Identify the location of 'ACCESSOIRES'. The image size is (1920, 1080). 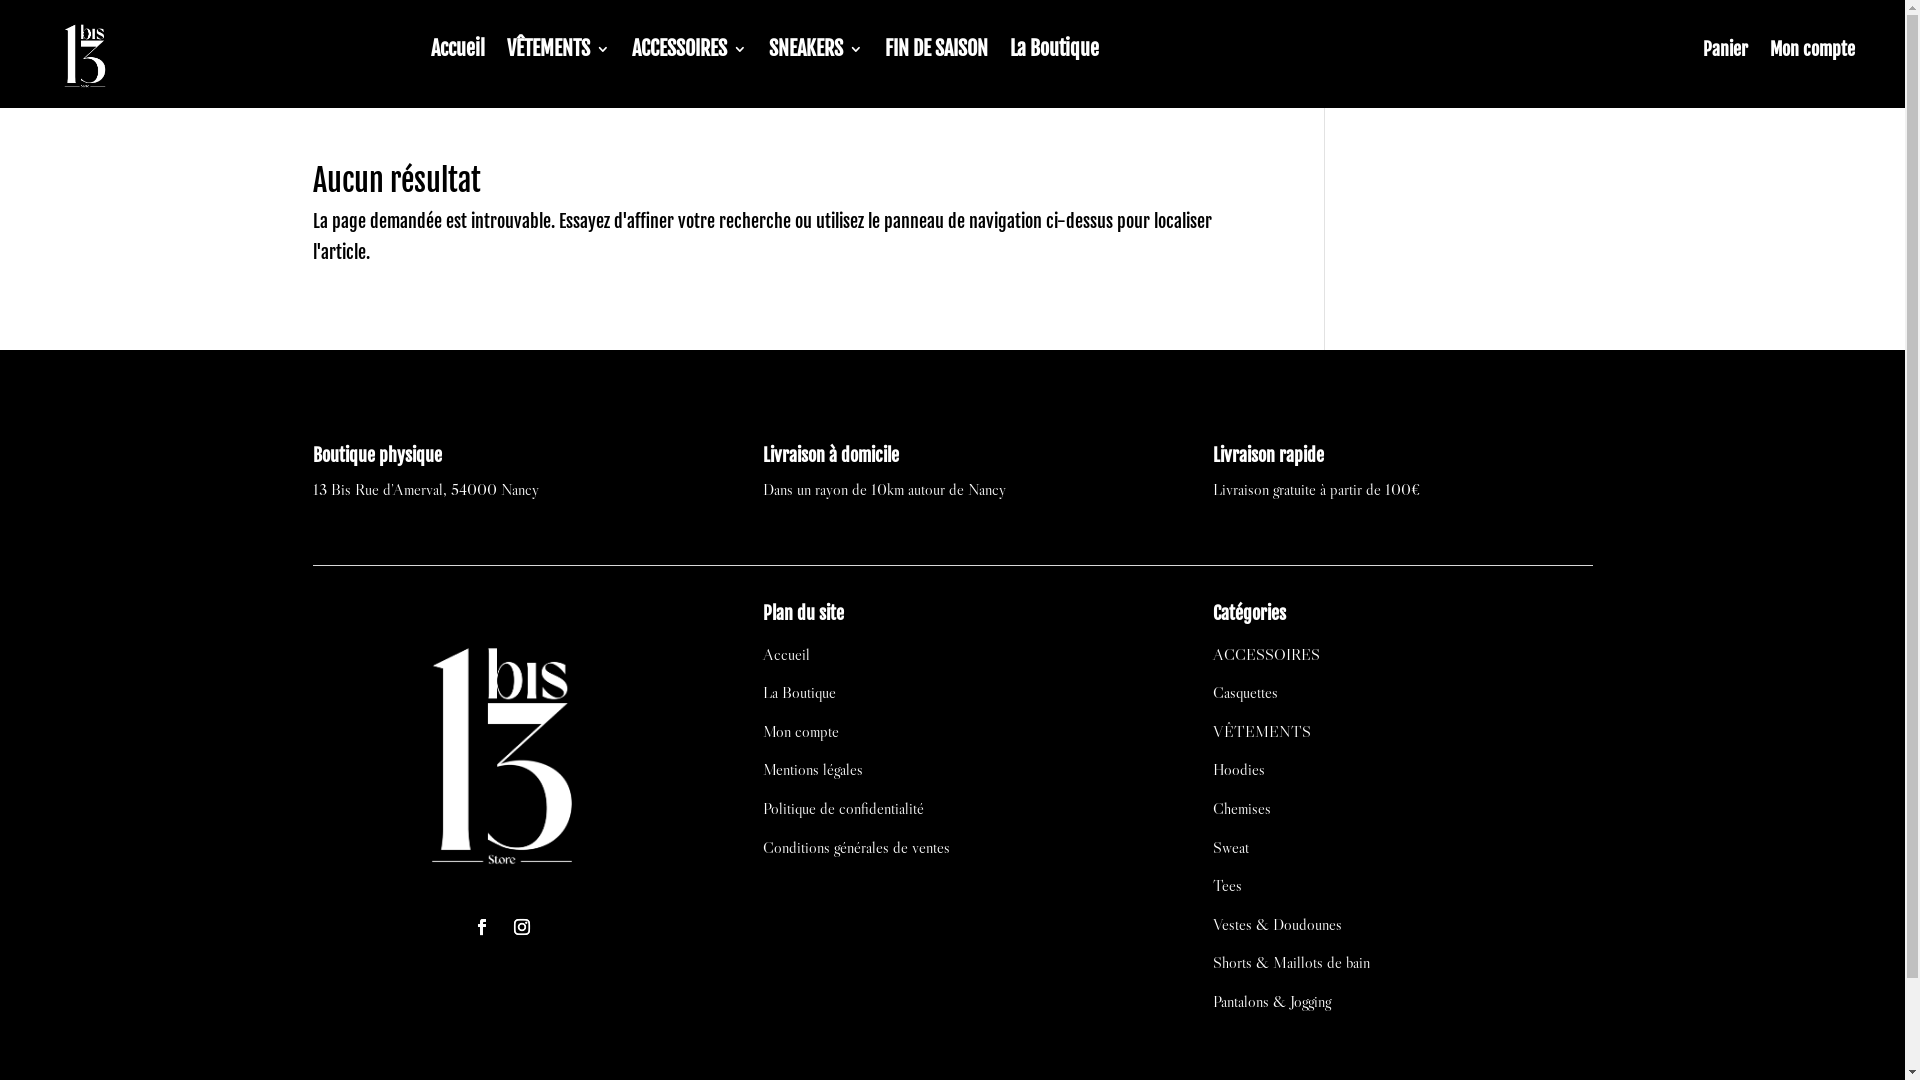
(689, 52).